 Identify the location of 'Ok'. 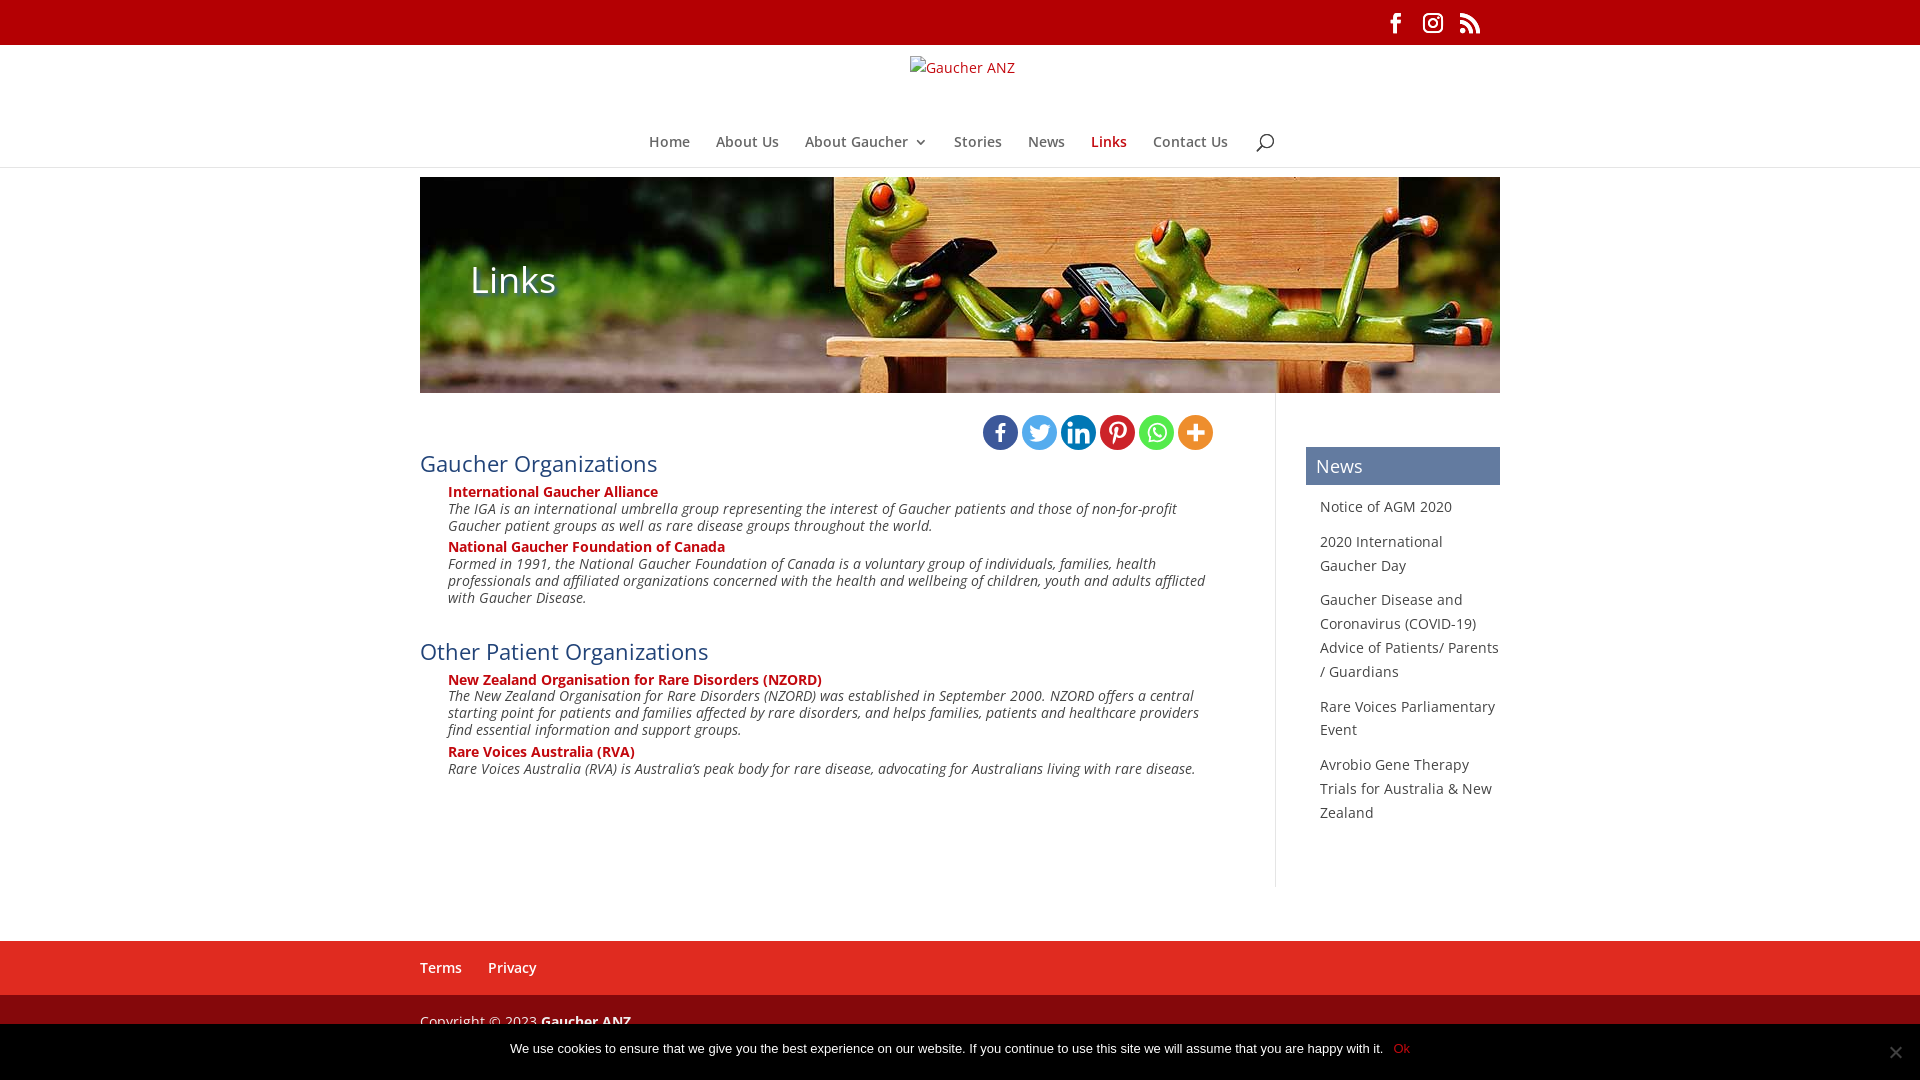
(1391, 1048).